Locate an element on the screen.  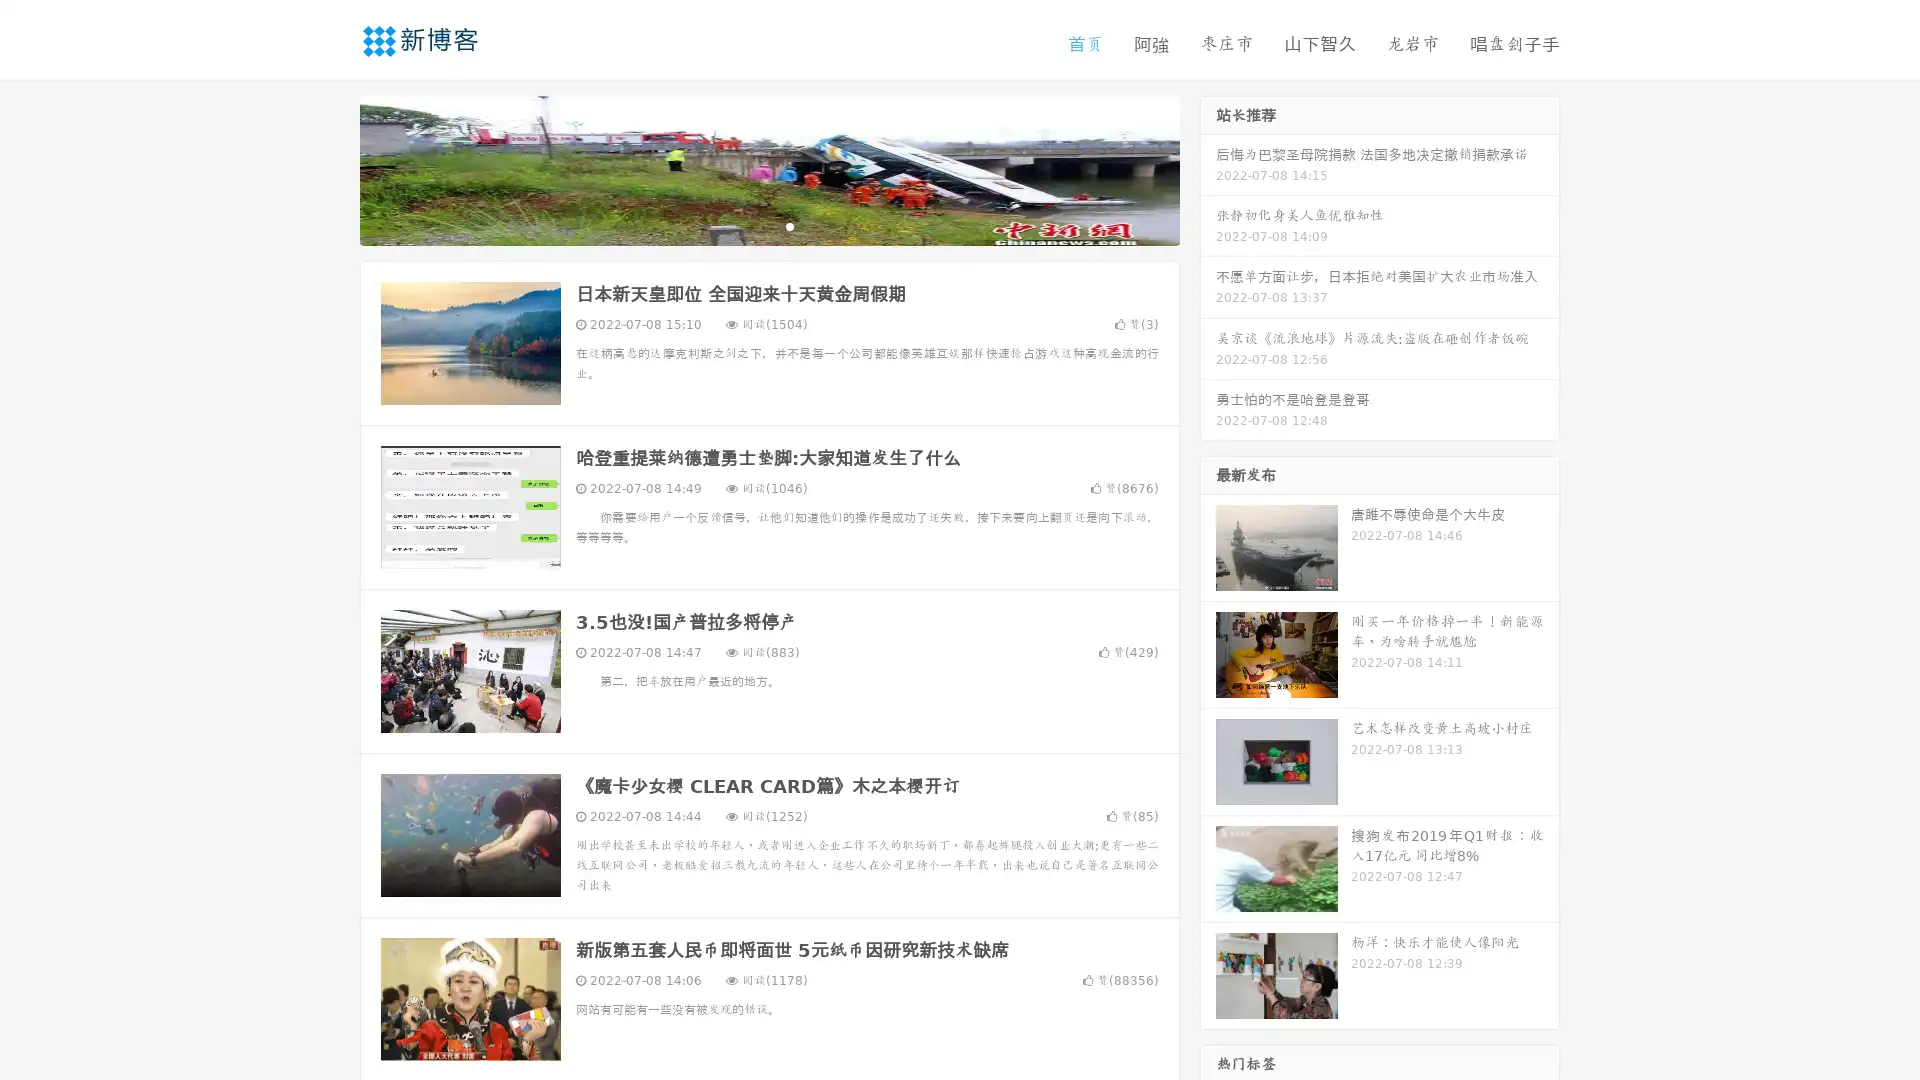
Previous slide is located at coordinates (330, 168).